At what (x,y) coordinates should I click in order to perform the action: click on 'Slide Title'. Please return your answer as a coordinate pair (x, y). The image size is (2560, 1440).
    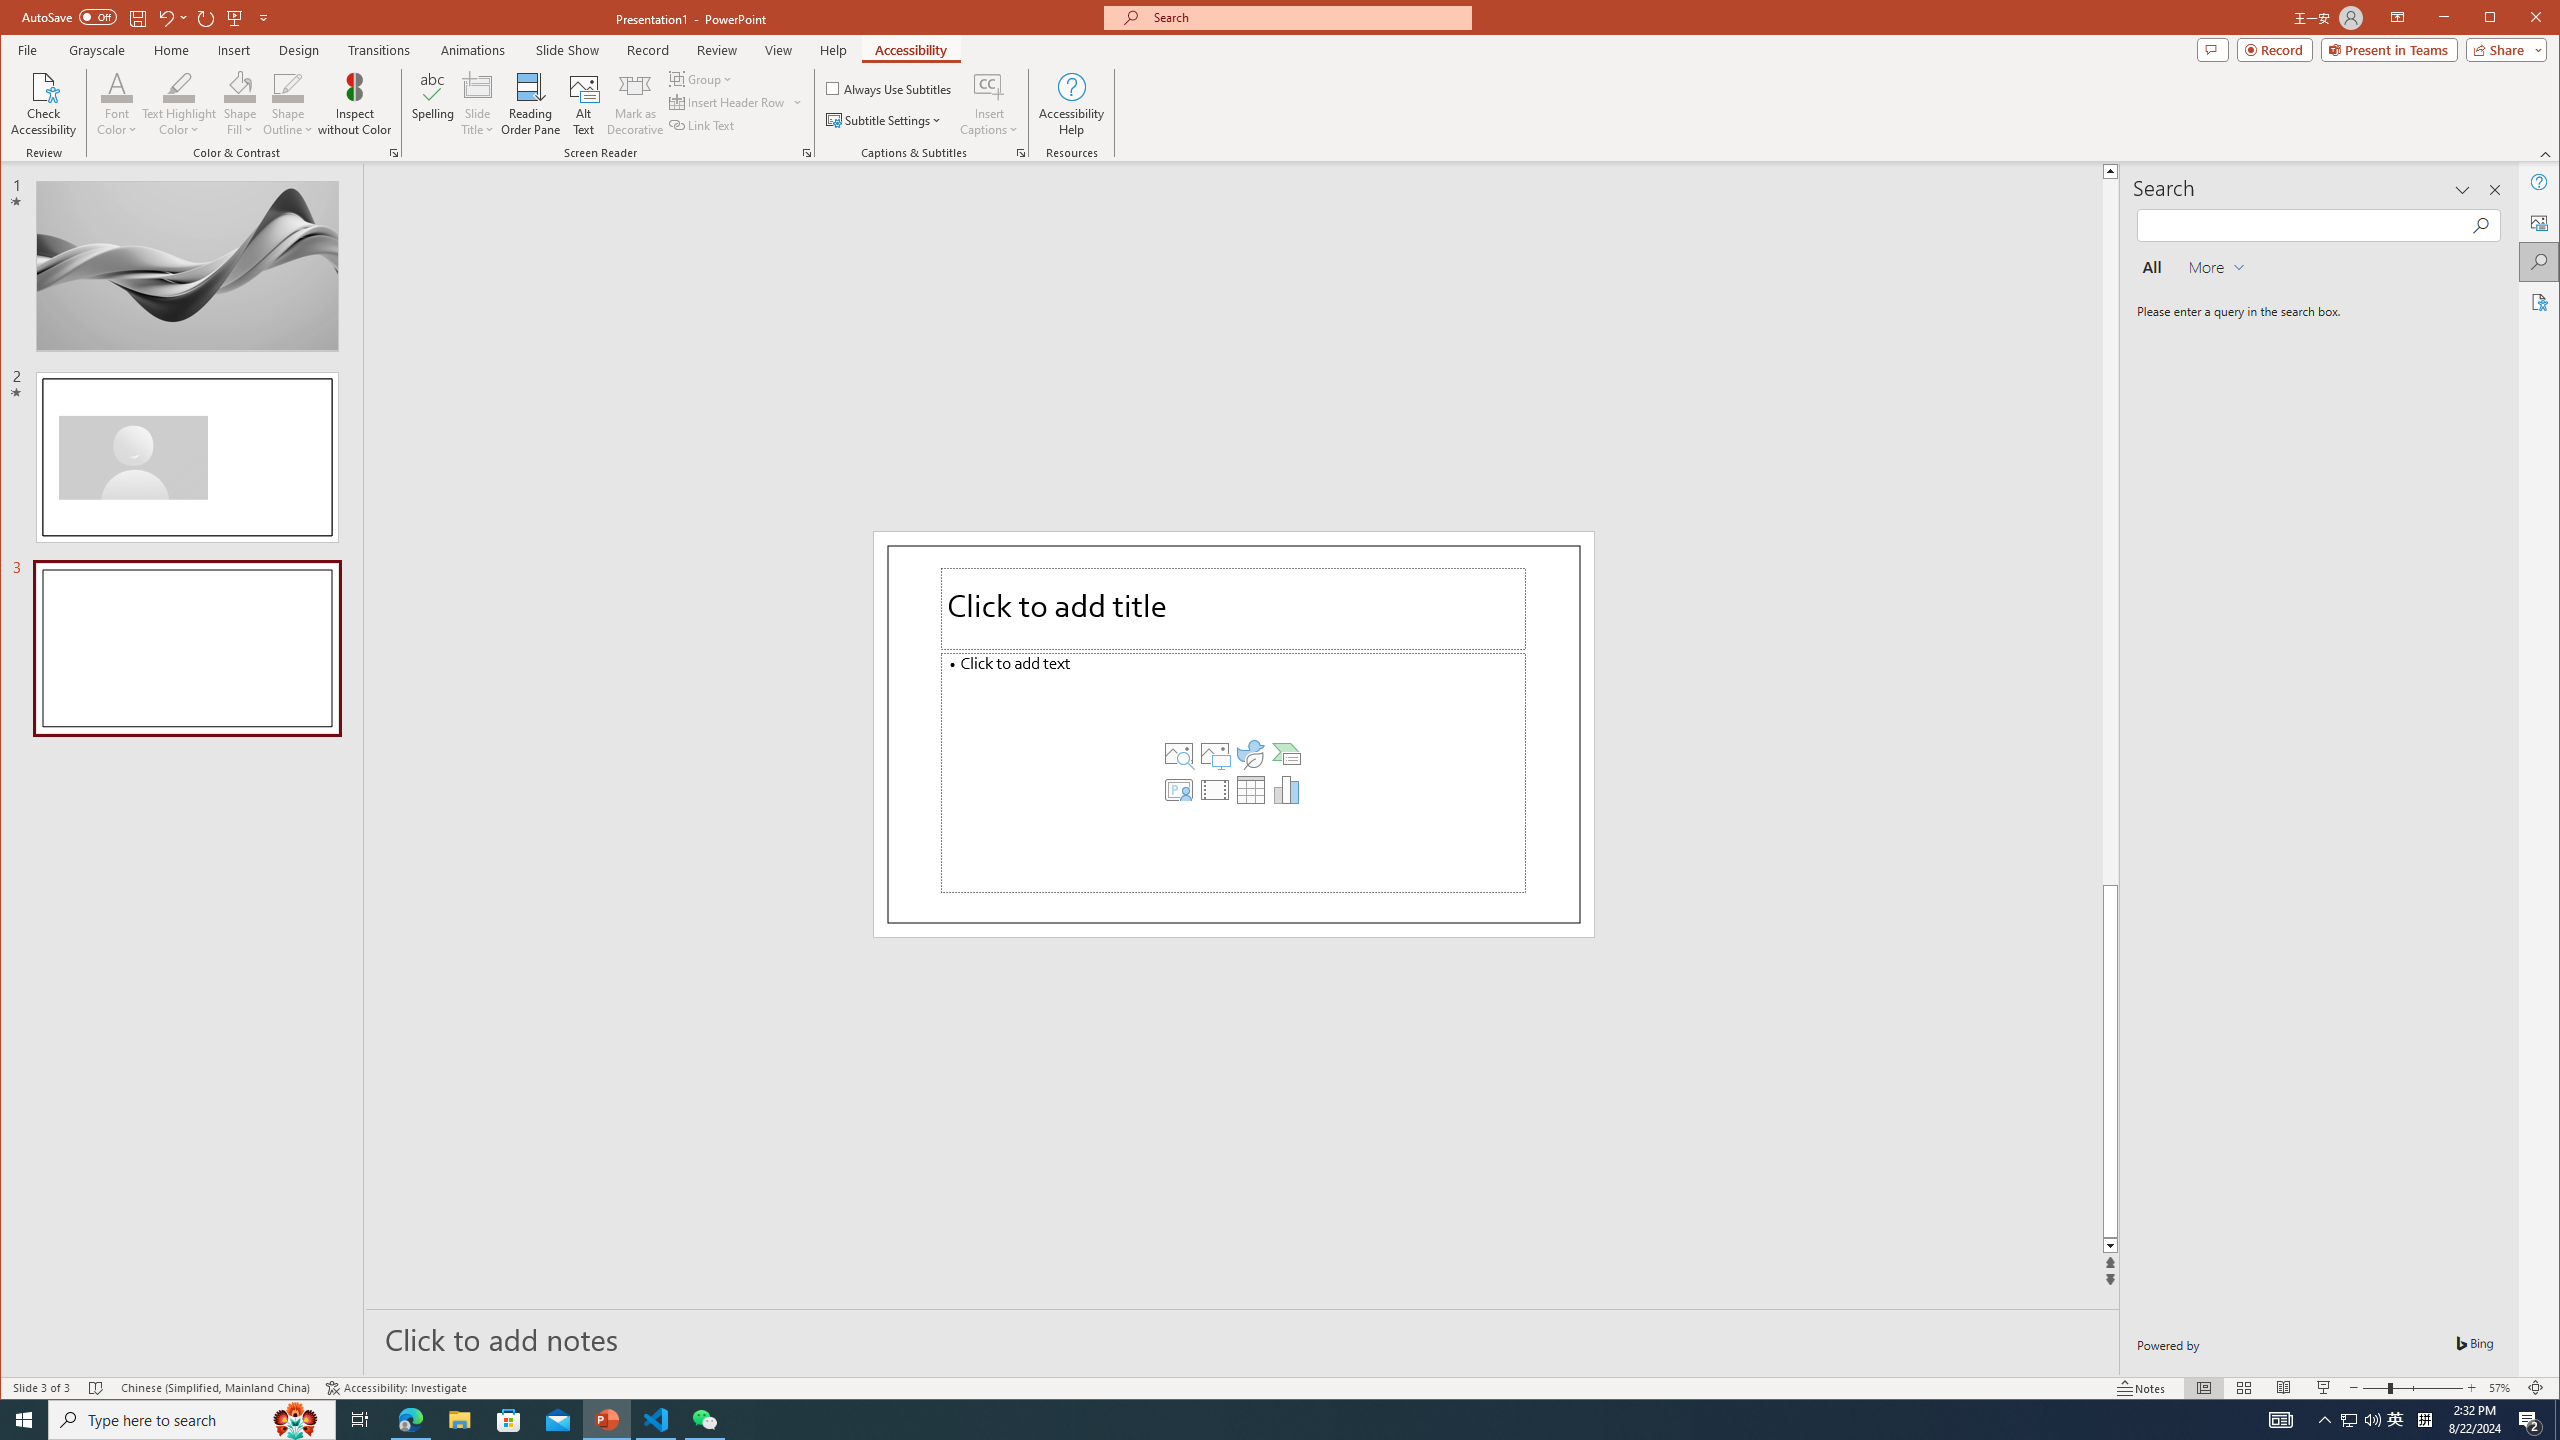
    Looking at the image, I should click on (477, 85).